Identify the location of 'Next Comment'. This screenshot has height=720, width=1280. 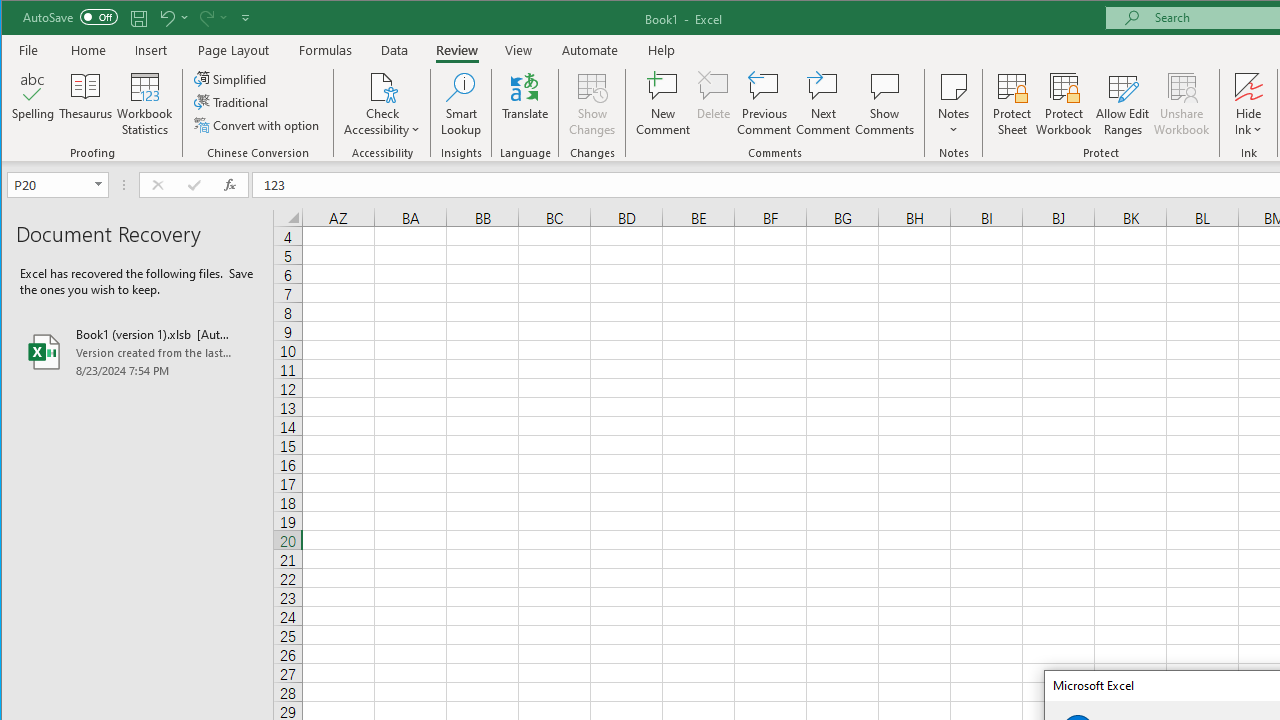
(823, 104).